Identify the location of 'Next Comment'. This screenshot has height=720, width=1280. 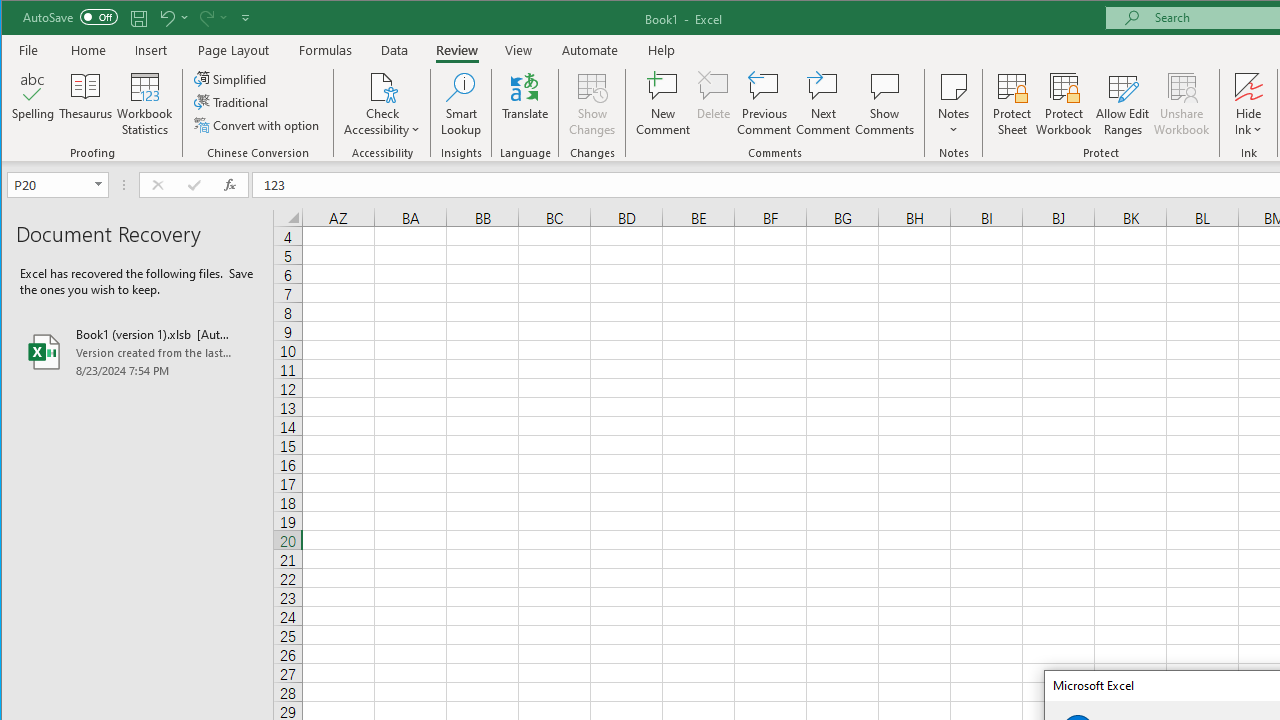
(823, 104).